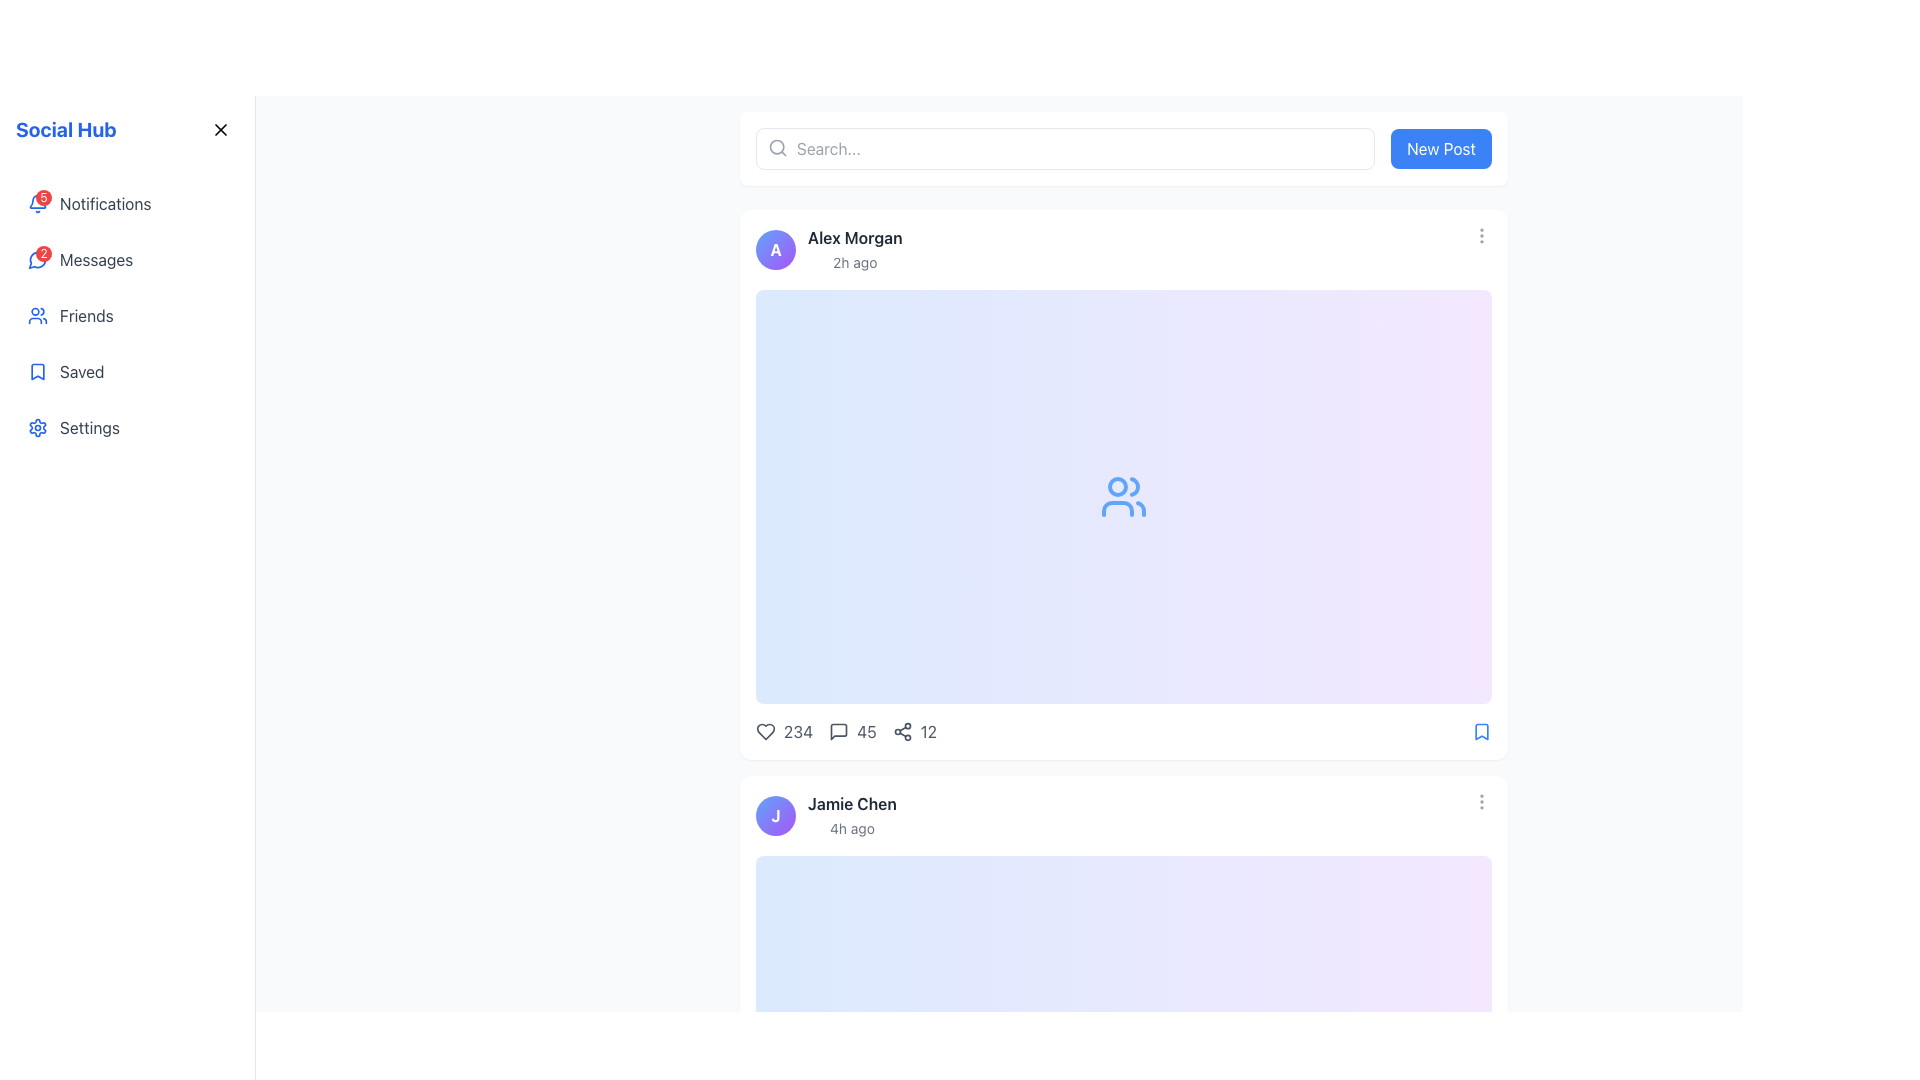  Describe the element at coordinates (852, 732) in the screenshot. I see `the interactive counter displaying the number of comments on the post` at that location.